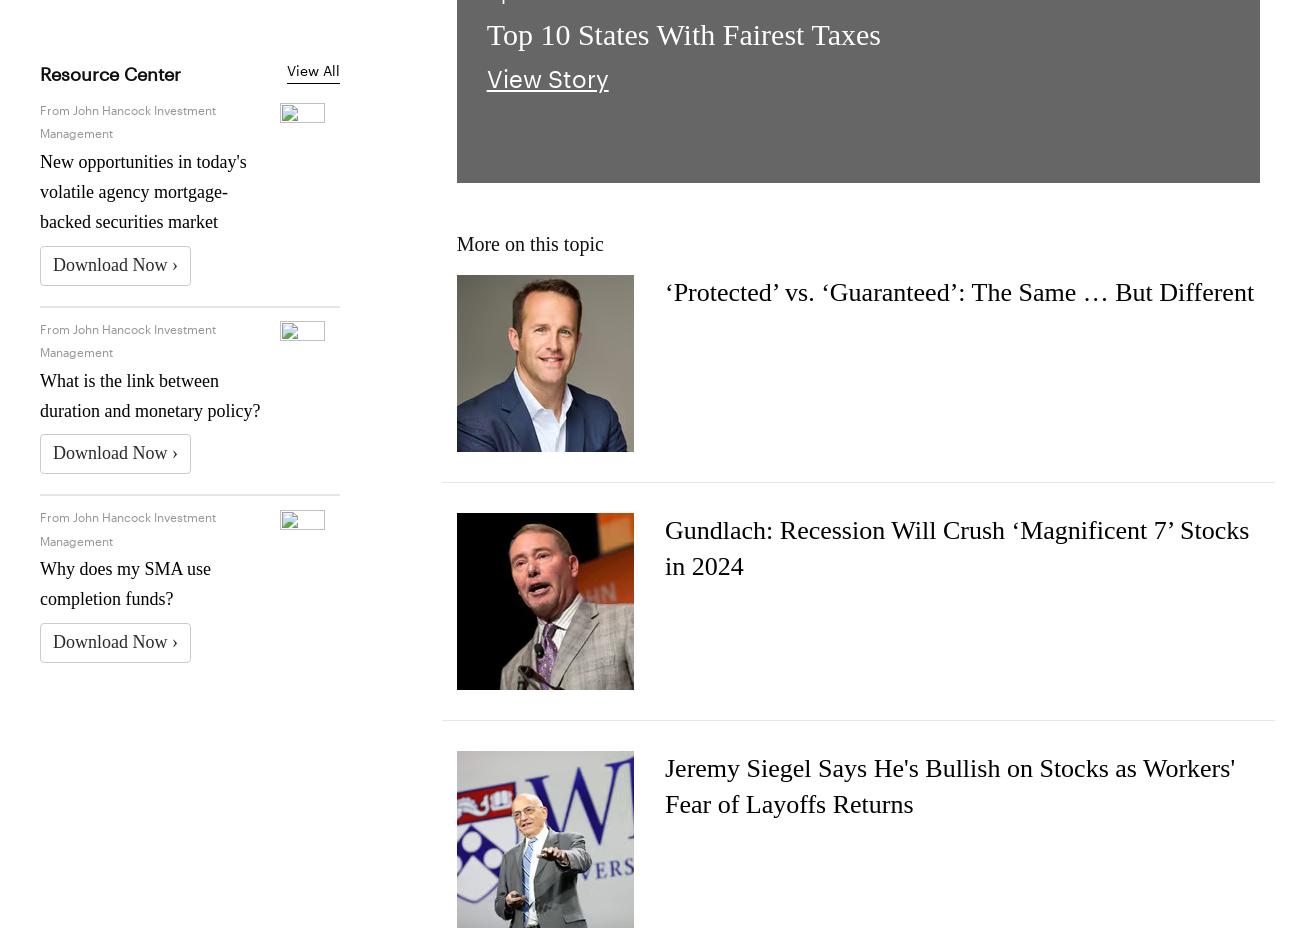 This screenshot has width=1300, height=944. Describe the element at coordinates (663, 546) in the screenshot. I see `'Gundlach: Recession Will Crush ‘Magnificent 7’ Stocks in 2024'` at that location.